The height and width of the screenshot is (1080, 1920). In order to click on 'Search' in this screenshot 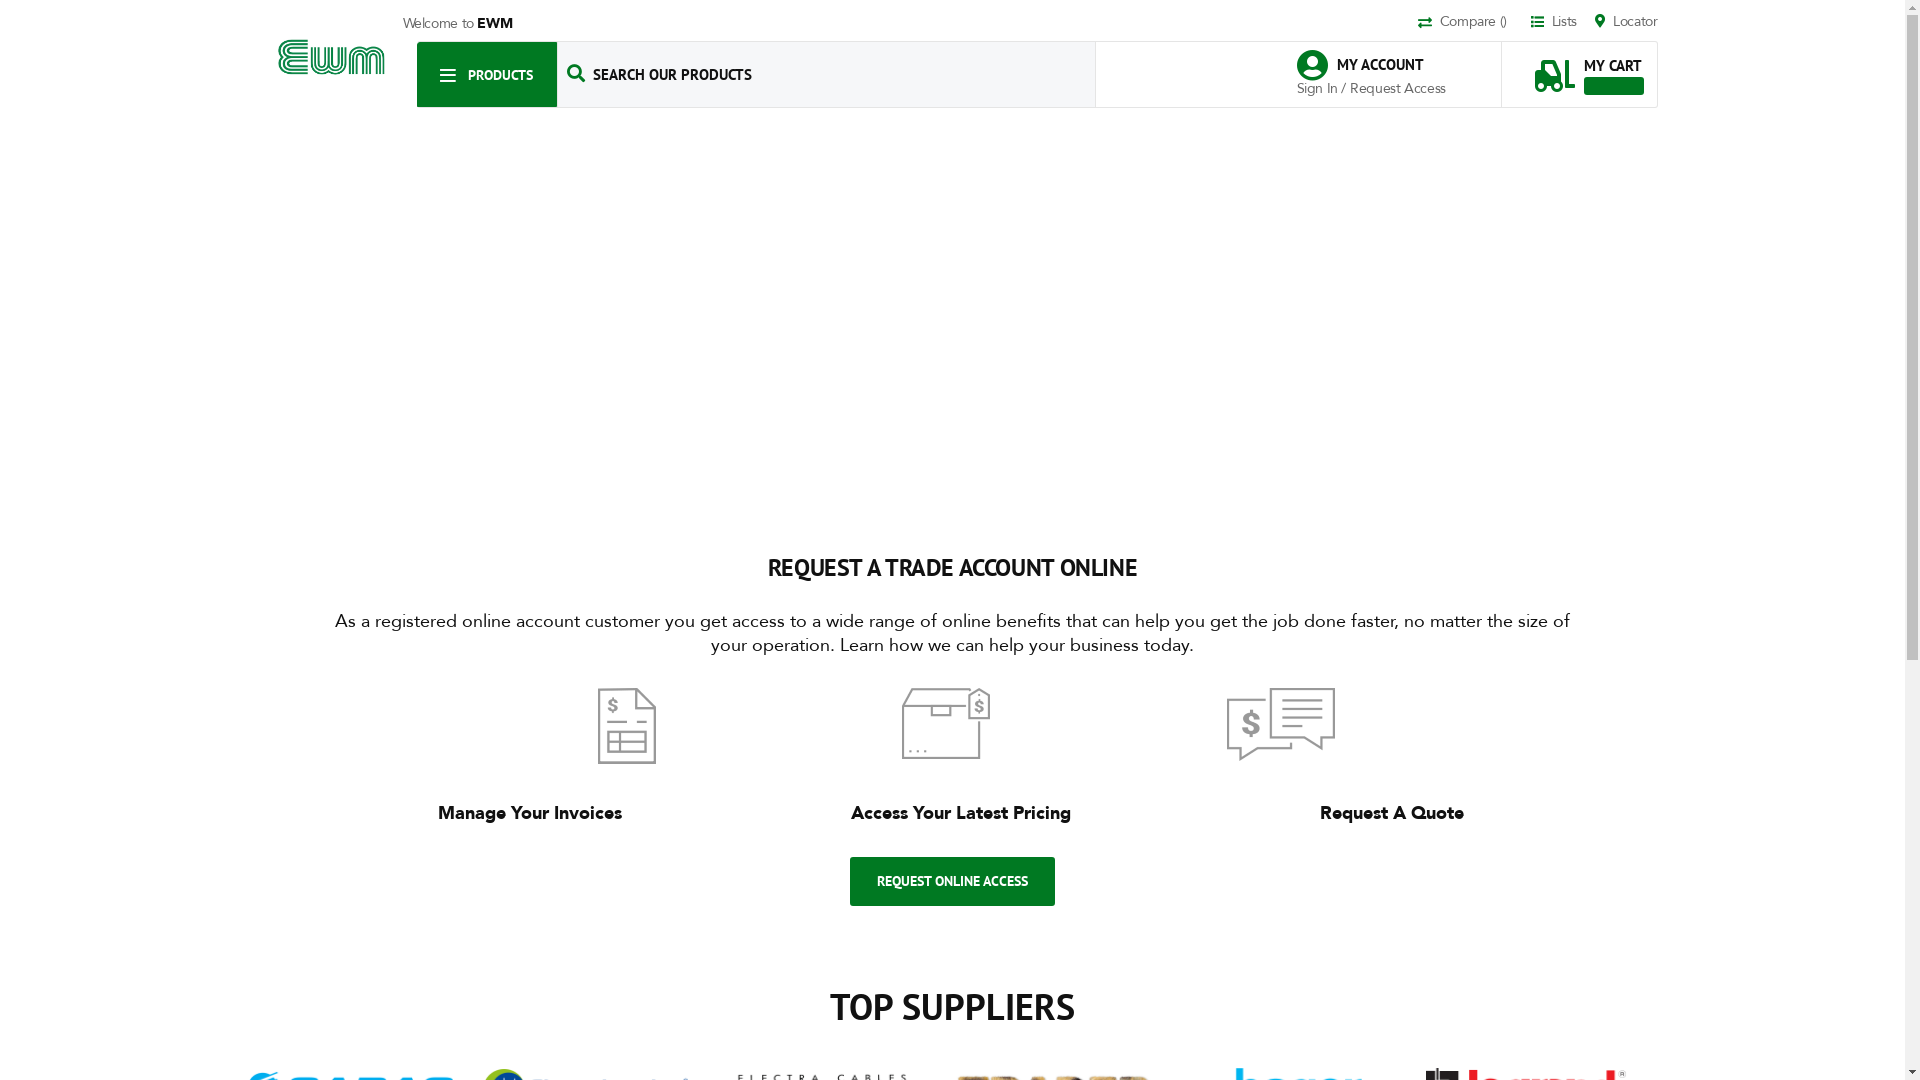, I will do `click(575, 72)`.